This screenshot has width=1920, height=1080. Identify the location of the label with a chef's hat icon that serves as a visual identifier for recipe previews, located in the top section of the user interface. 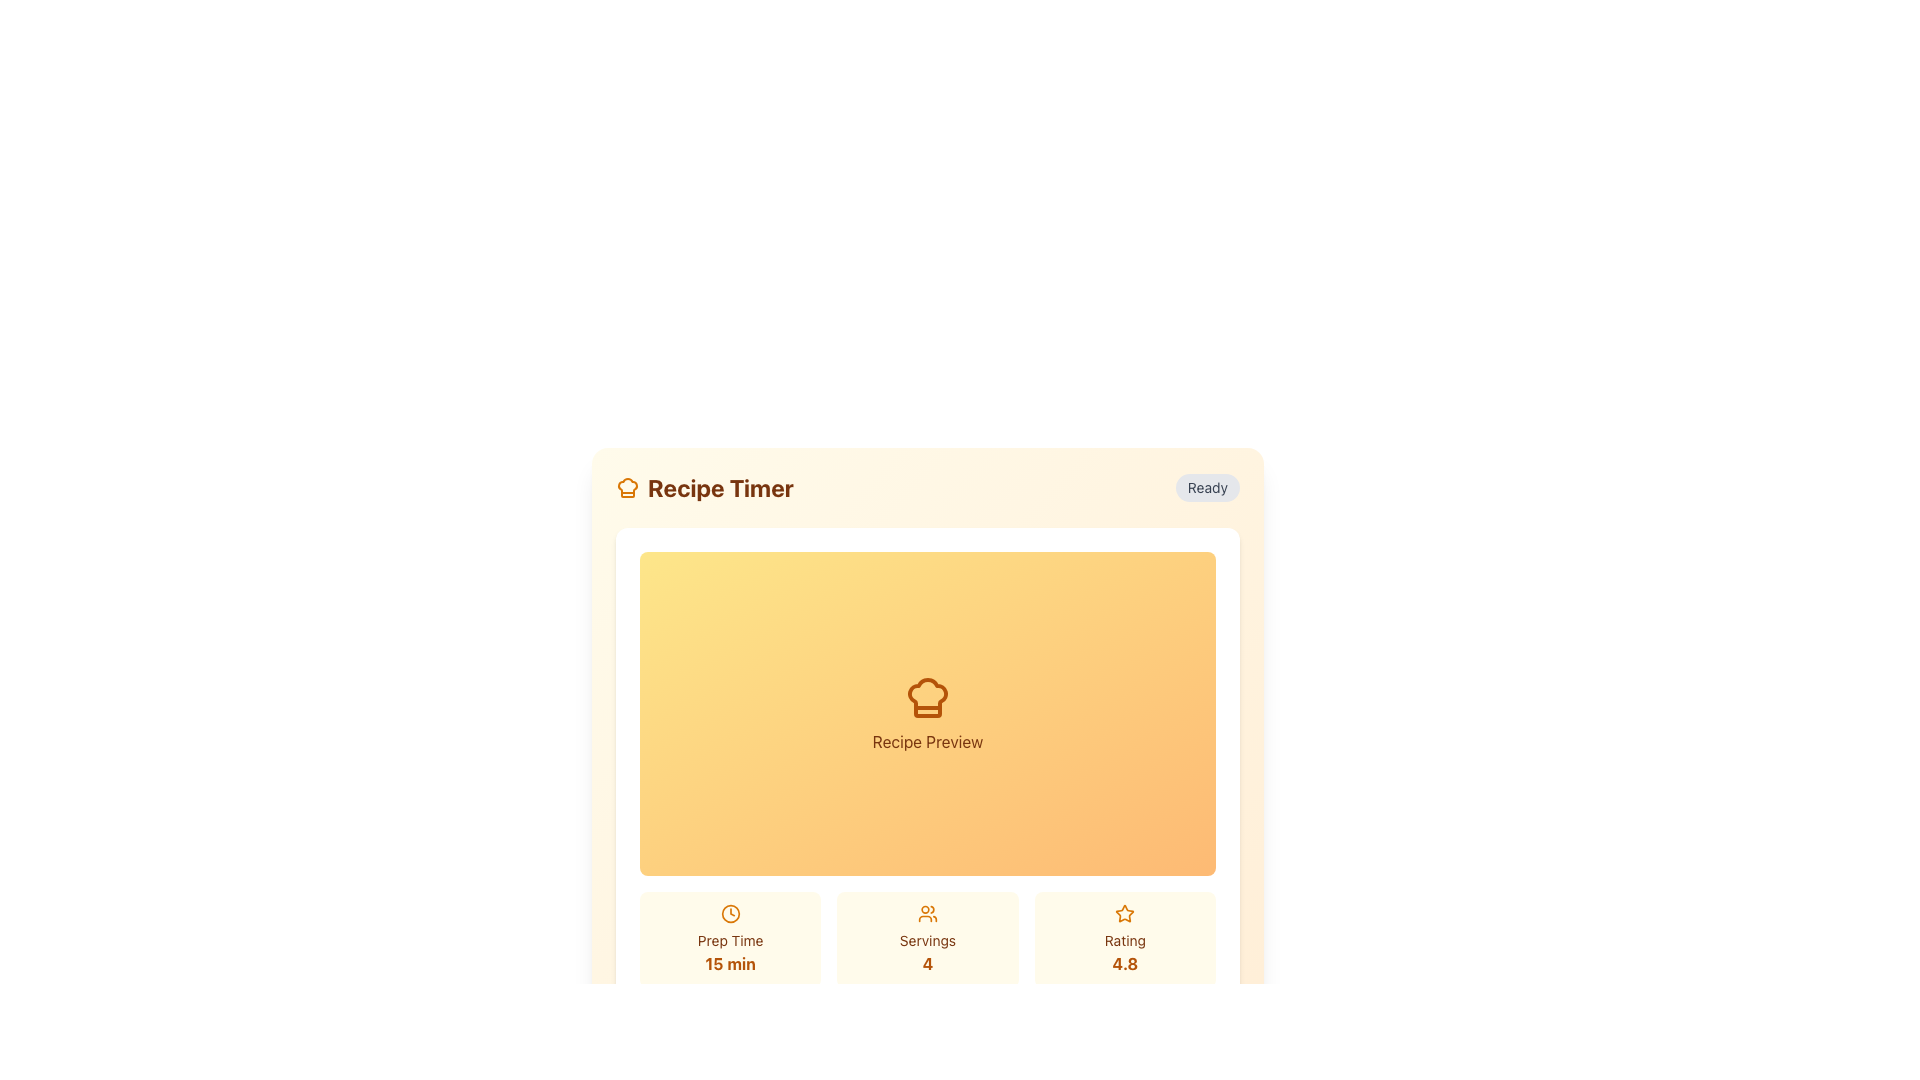
(926, 712).